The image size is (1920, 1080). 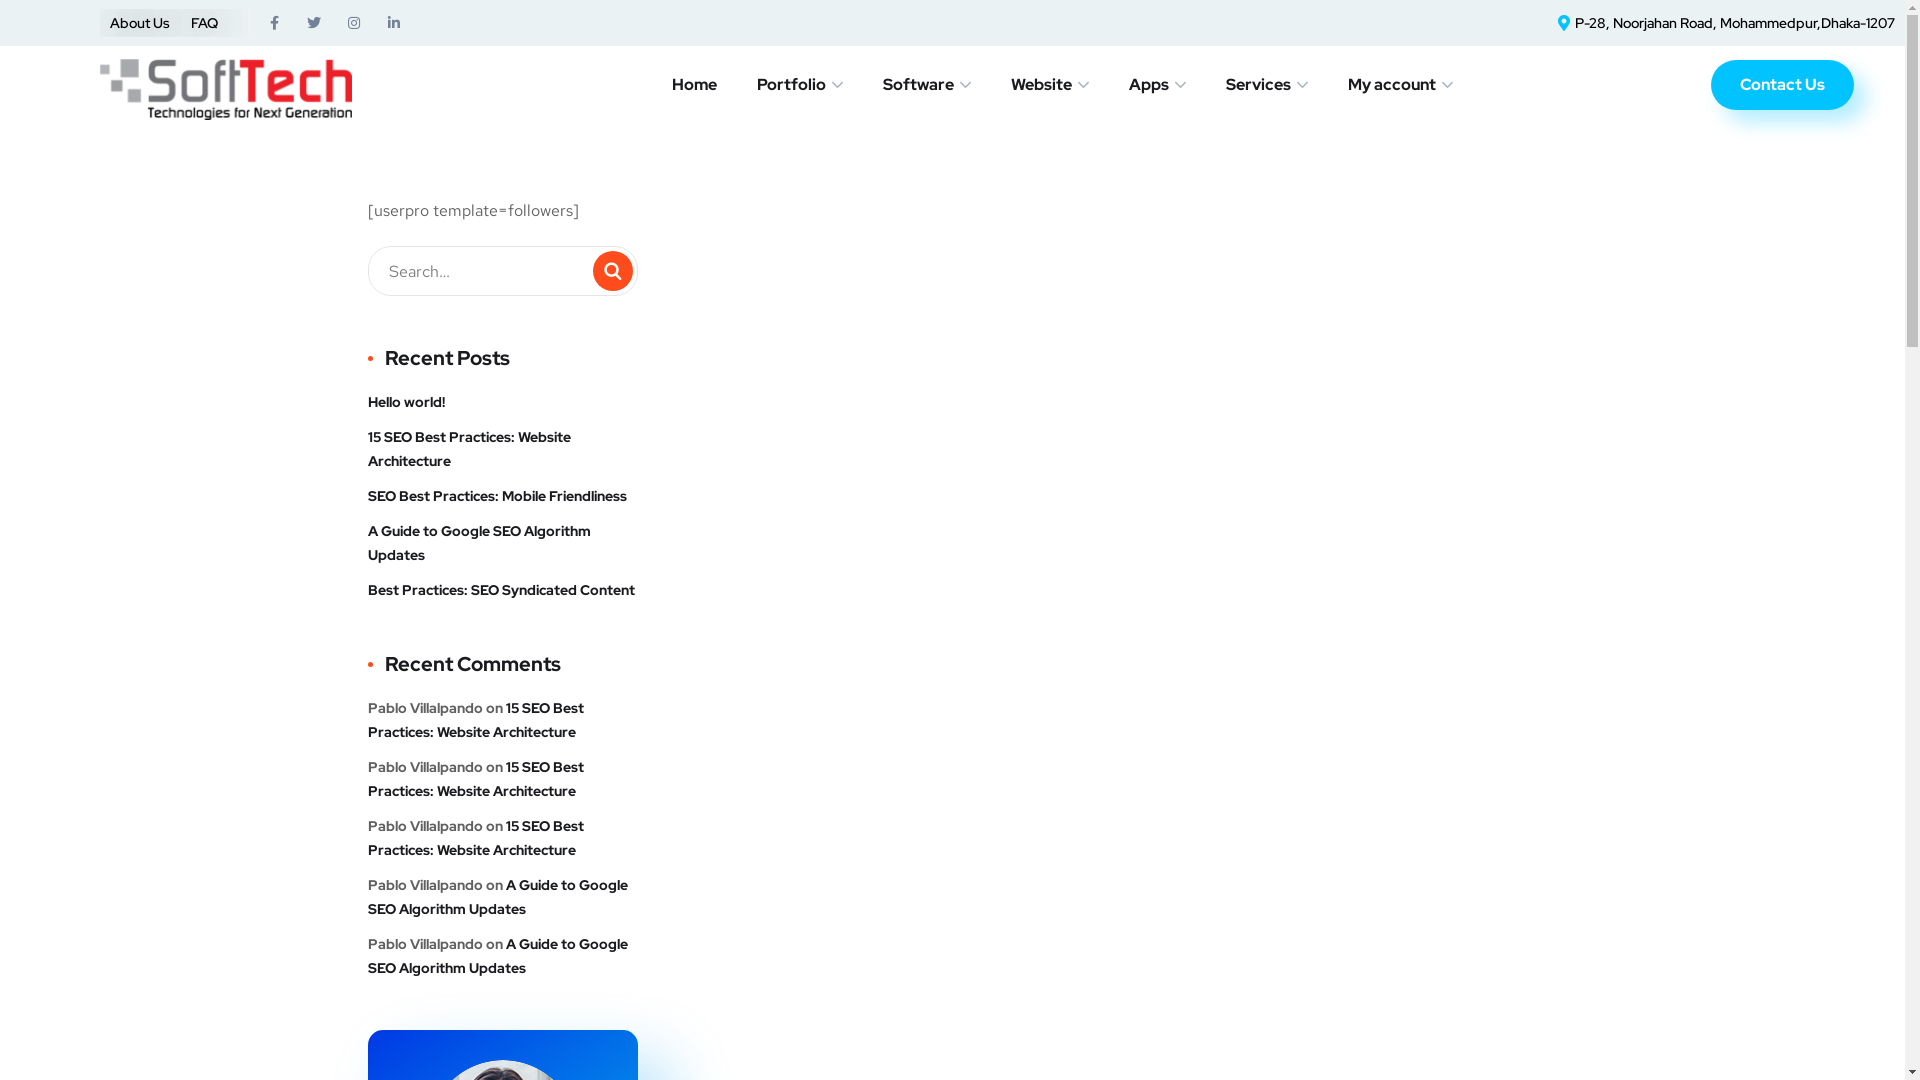 What do you see at coordinates (204, 23) in the screenshot?
I see `'FAQ'` at bounding box center [204, 23].